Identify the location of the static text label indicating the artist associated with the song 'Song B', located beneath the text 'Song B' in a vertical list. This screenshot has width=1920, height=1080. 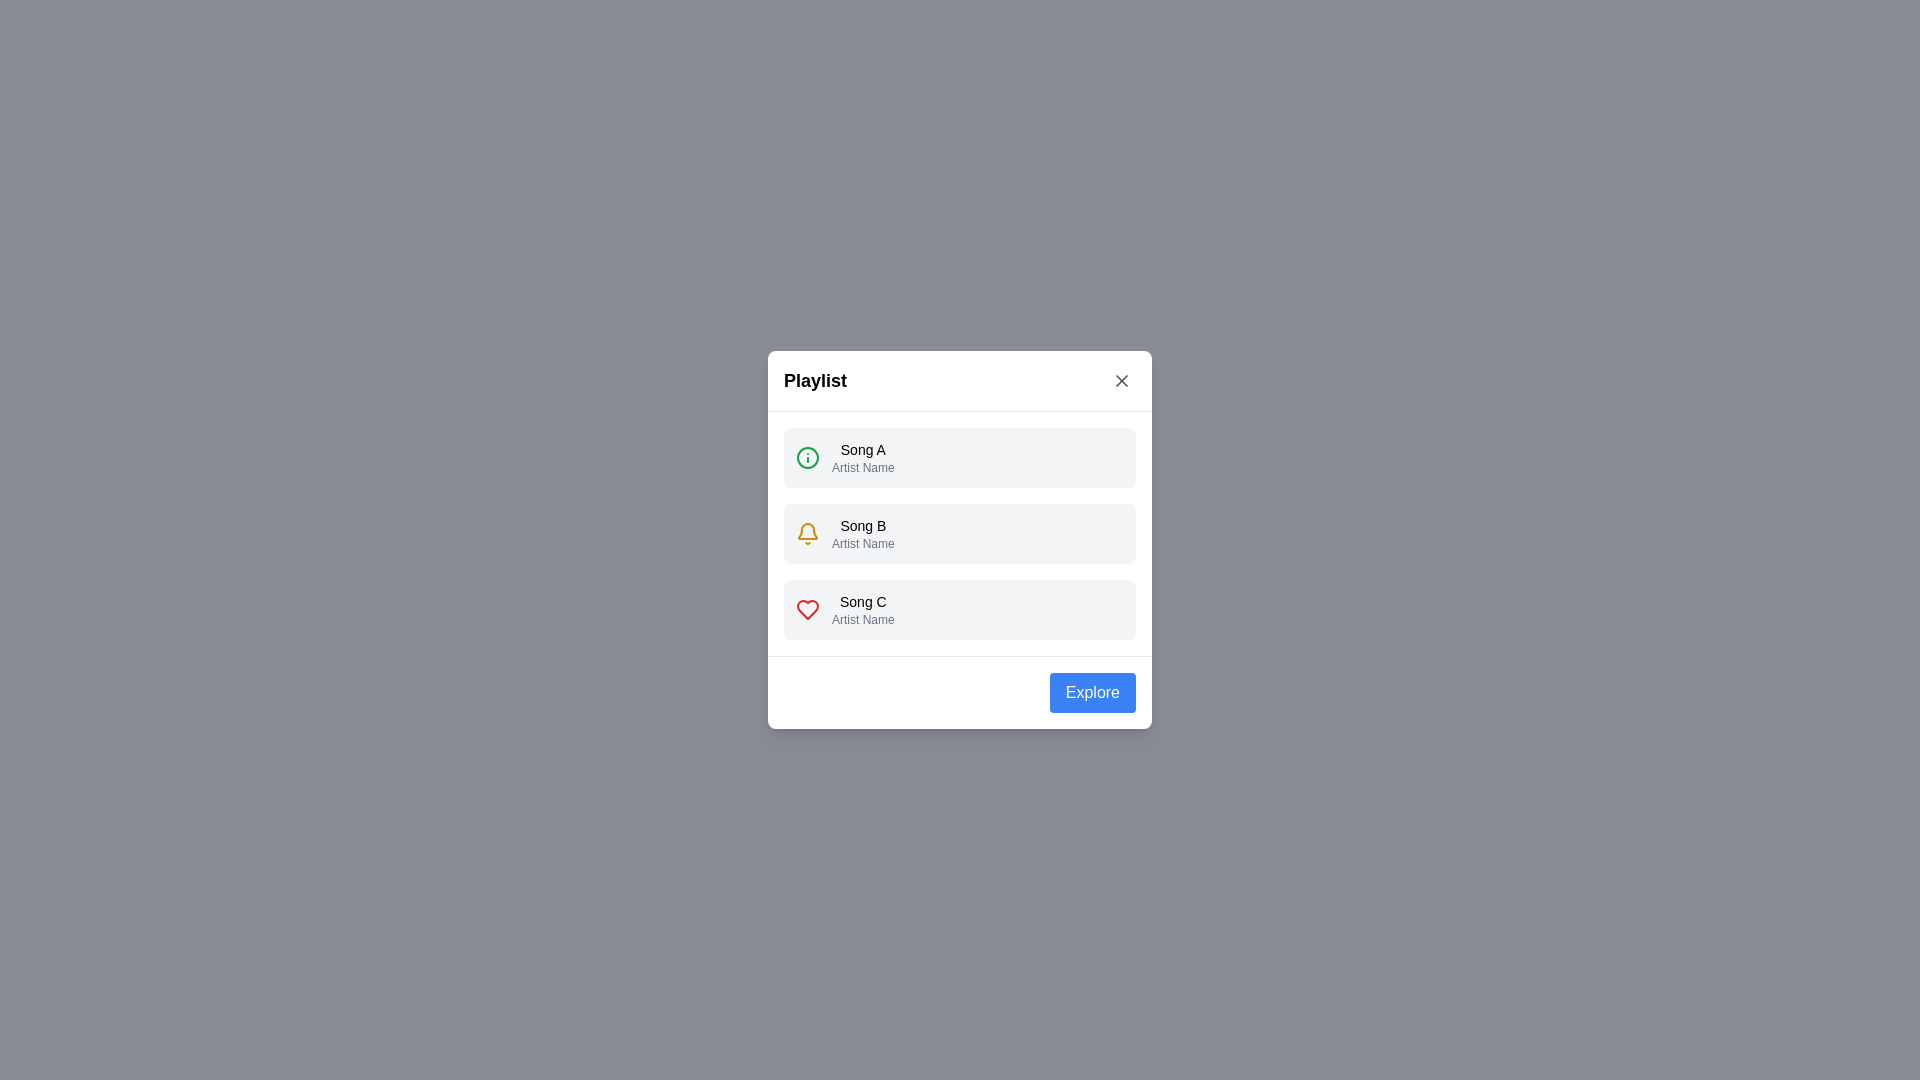
(863, 543).